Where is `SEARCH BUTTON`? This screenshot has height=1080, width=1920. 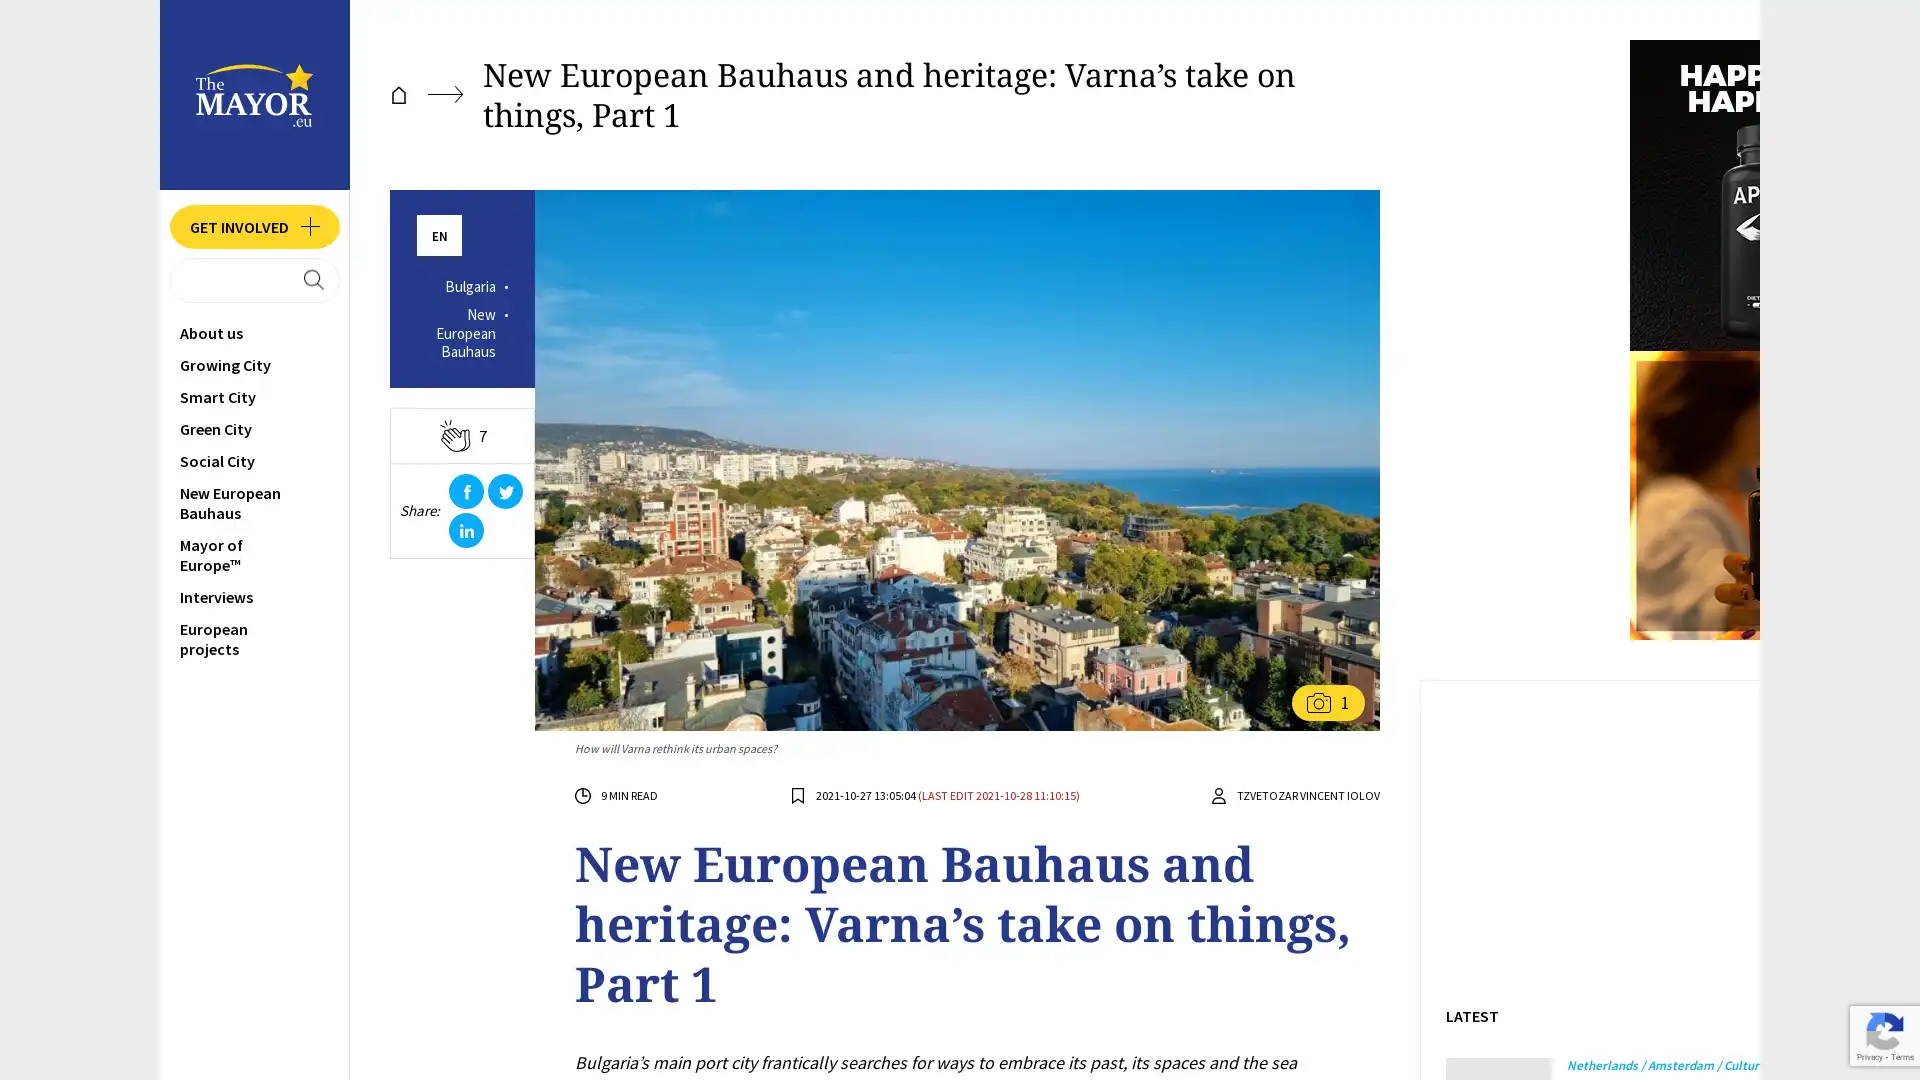
SEARCH BUTTON is located at coordinates (253, 282).